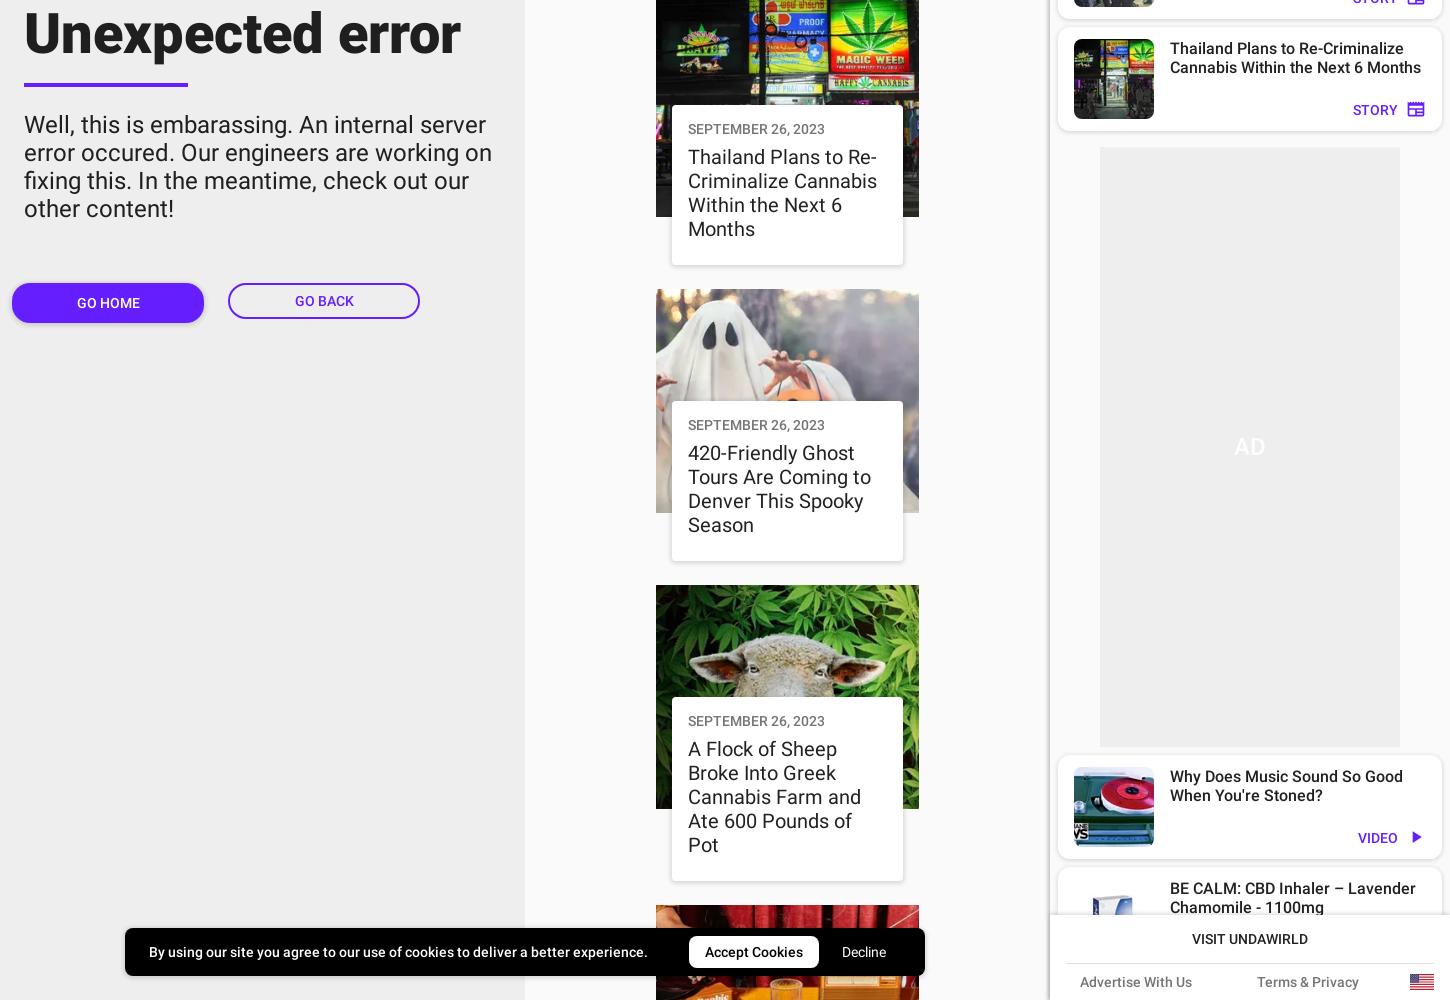 This screenshot has height=1000, width=1450. Describe the element at coordinates (1294, 898) in the screenshot. I see `'BE CALM: CBD Inhaler – Lavender Chamomile - 1100mg'` at that location.